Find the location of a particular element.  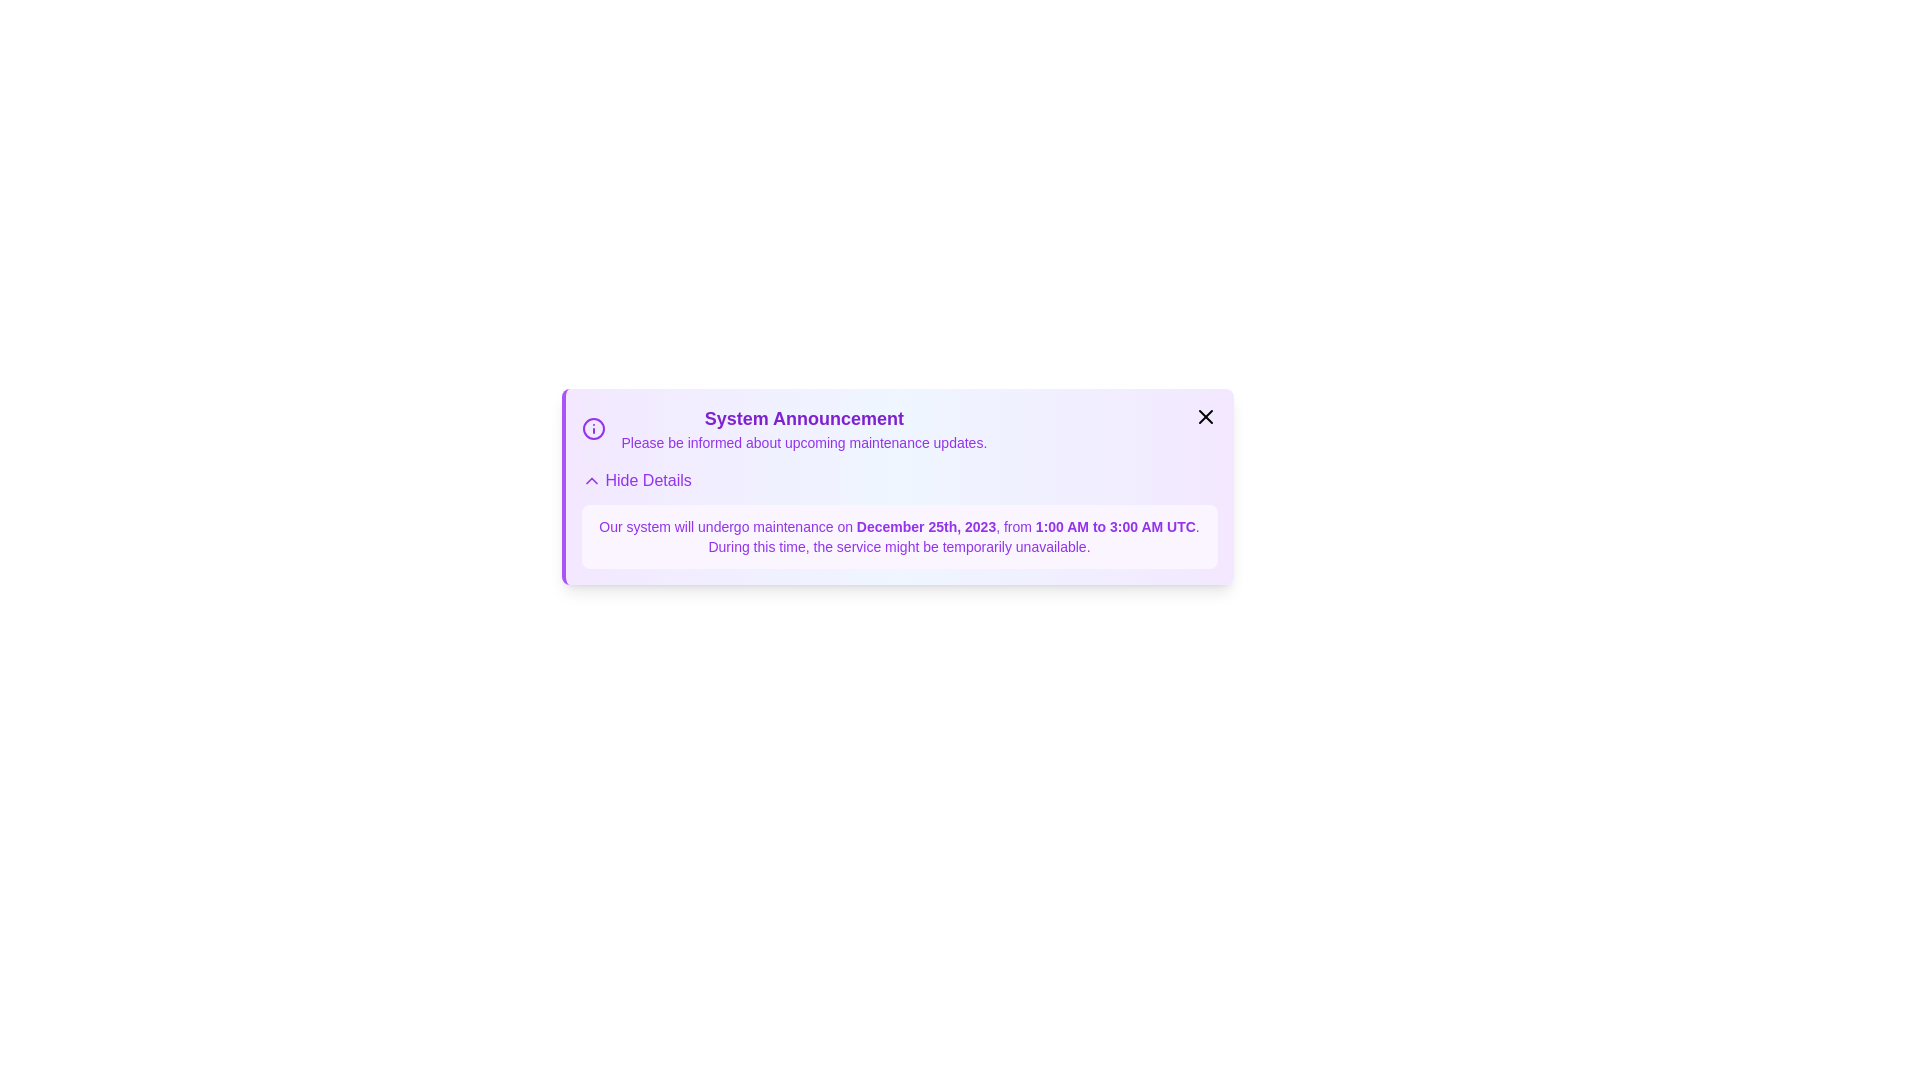

important announcement text displayed in the Text block which contains a heading and description, positioned above an expandable details section is located at coordinates (804, 427).